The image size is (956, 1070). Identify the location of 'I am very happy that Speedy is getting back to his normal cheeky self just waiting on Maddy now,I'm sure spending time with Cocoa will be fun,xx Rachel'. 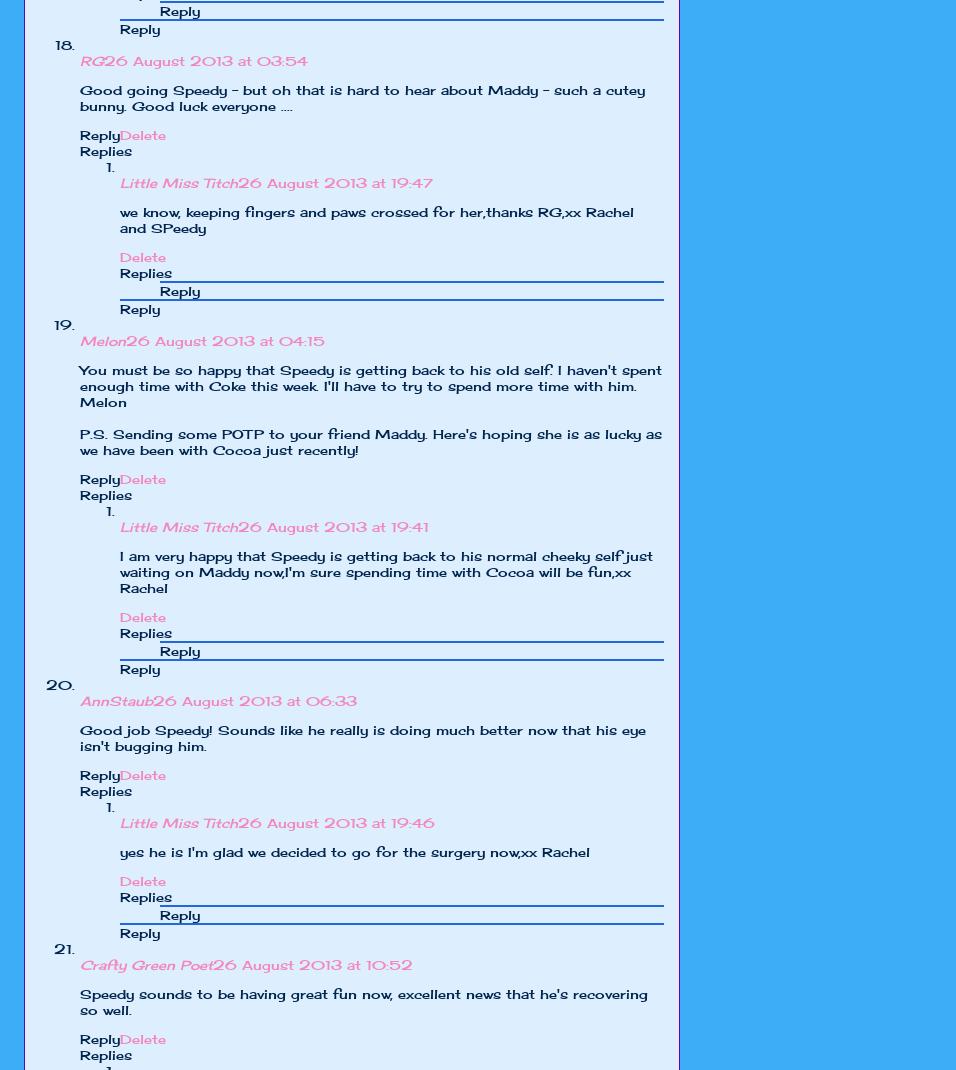
(386, 571).